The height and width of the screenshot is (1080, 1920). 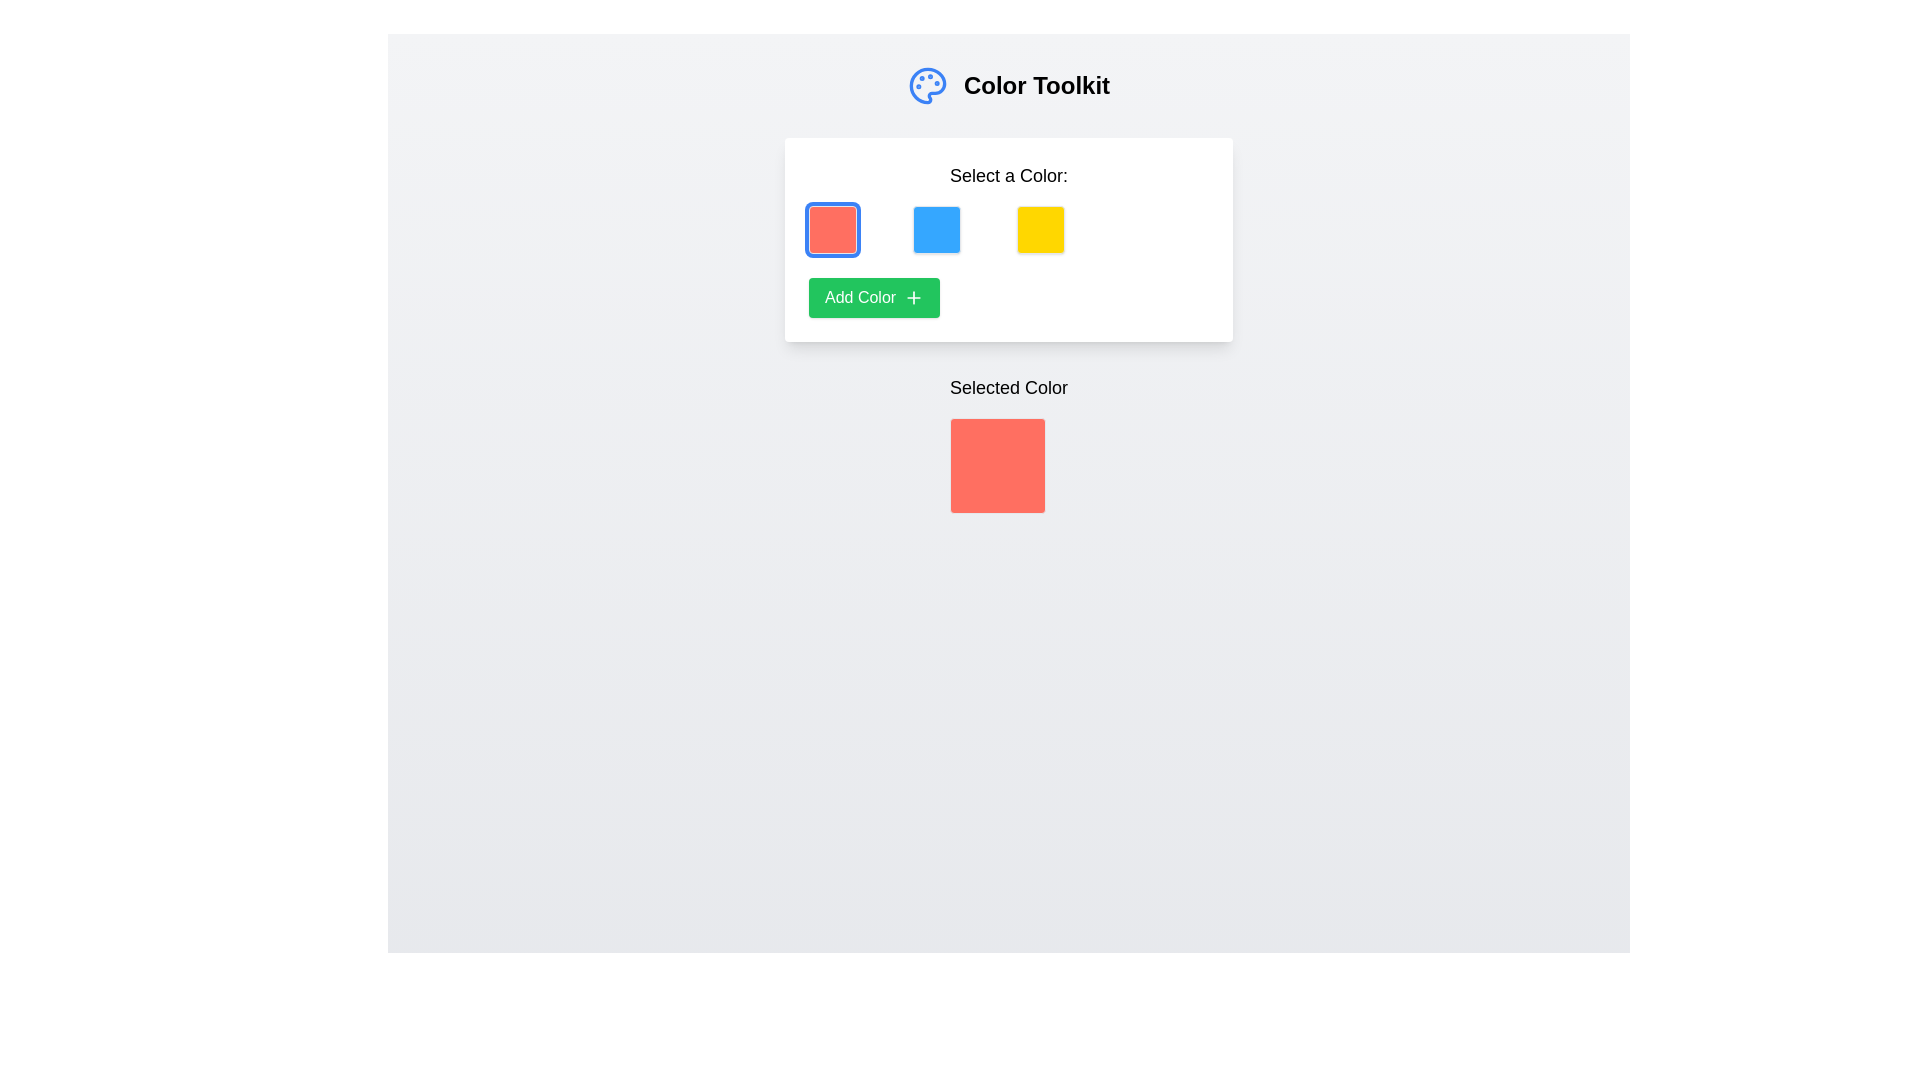 I want to click on the color palette icon representing the 'Color Toolkit' functionality, located to the left of the 'Color Toolkit' text, so click(x=926, y=84).